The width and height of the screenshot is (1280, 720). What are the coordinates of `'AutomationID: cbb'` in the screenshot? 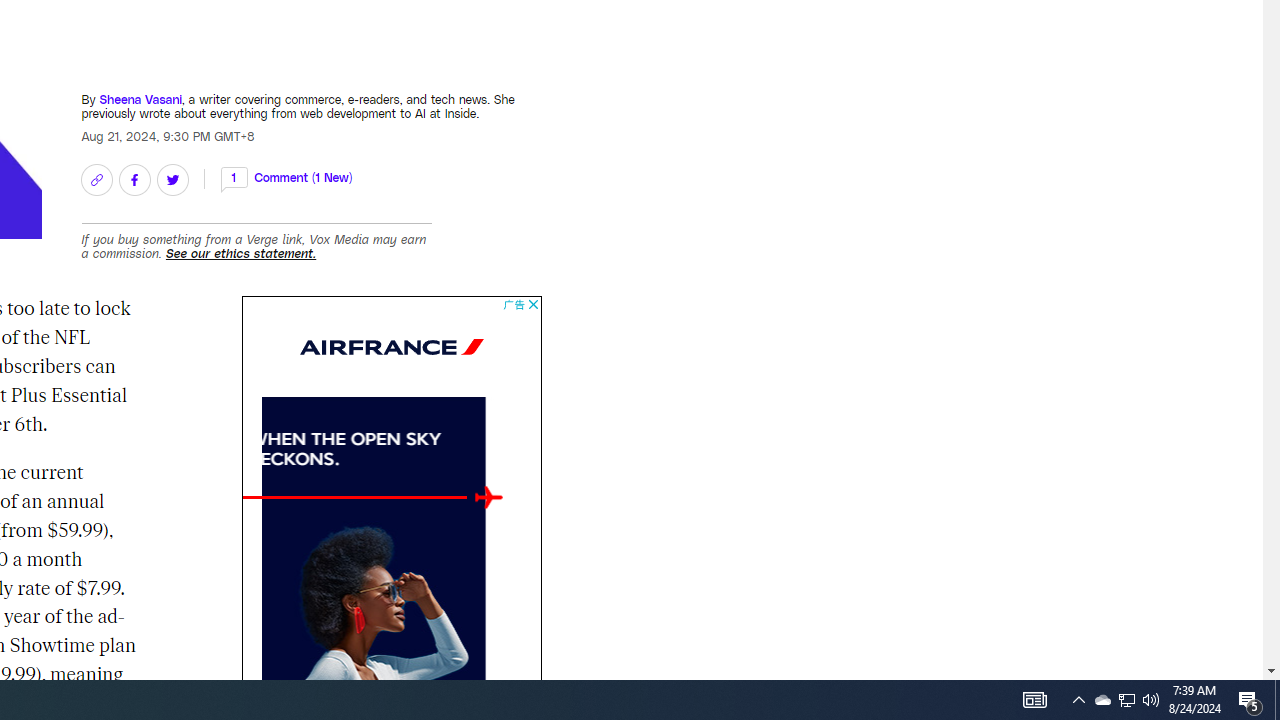 It's located at (533, 304).